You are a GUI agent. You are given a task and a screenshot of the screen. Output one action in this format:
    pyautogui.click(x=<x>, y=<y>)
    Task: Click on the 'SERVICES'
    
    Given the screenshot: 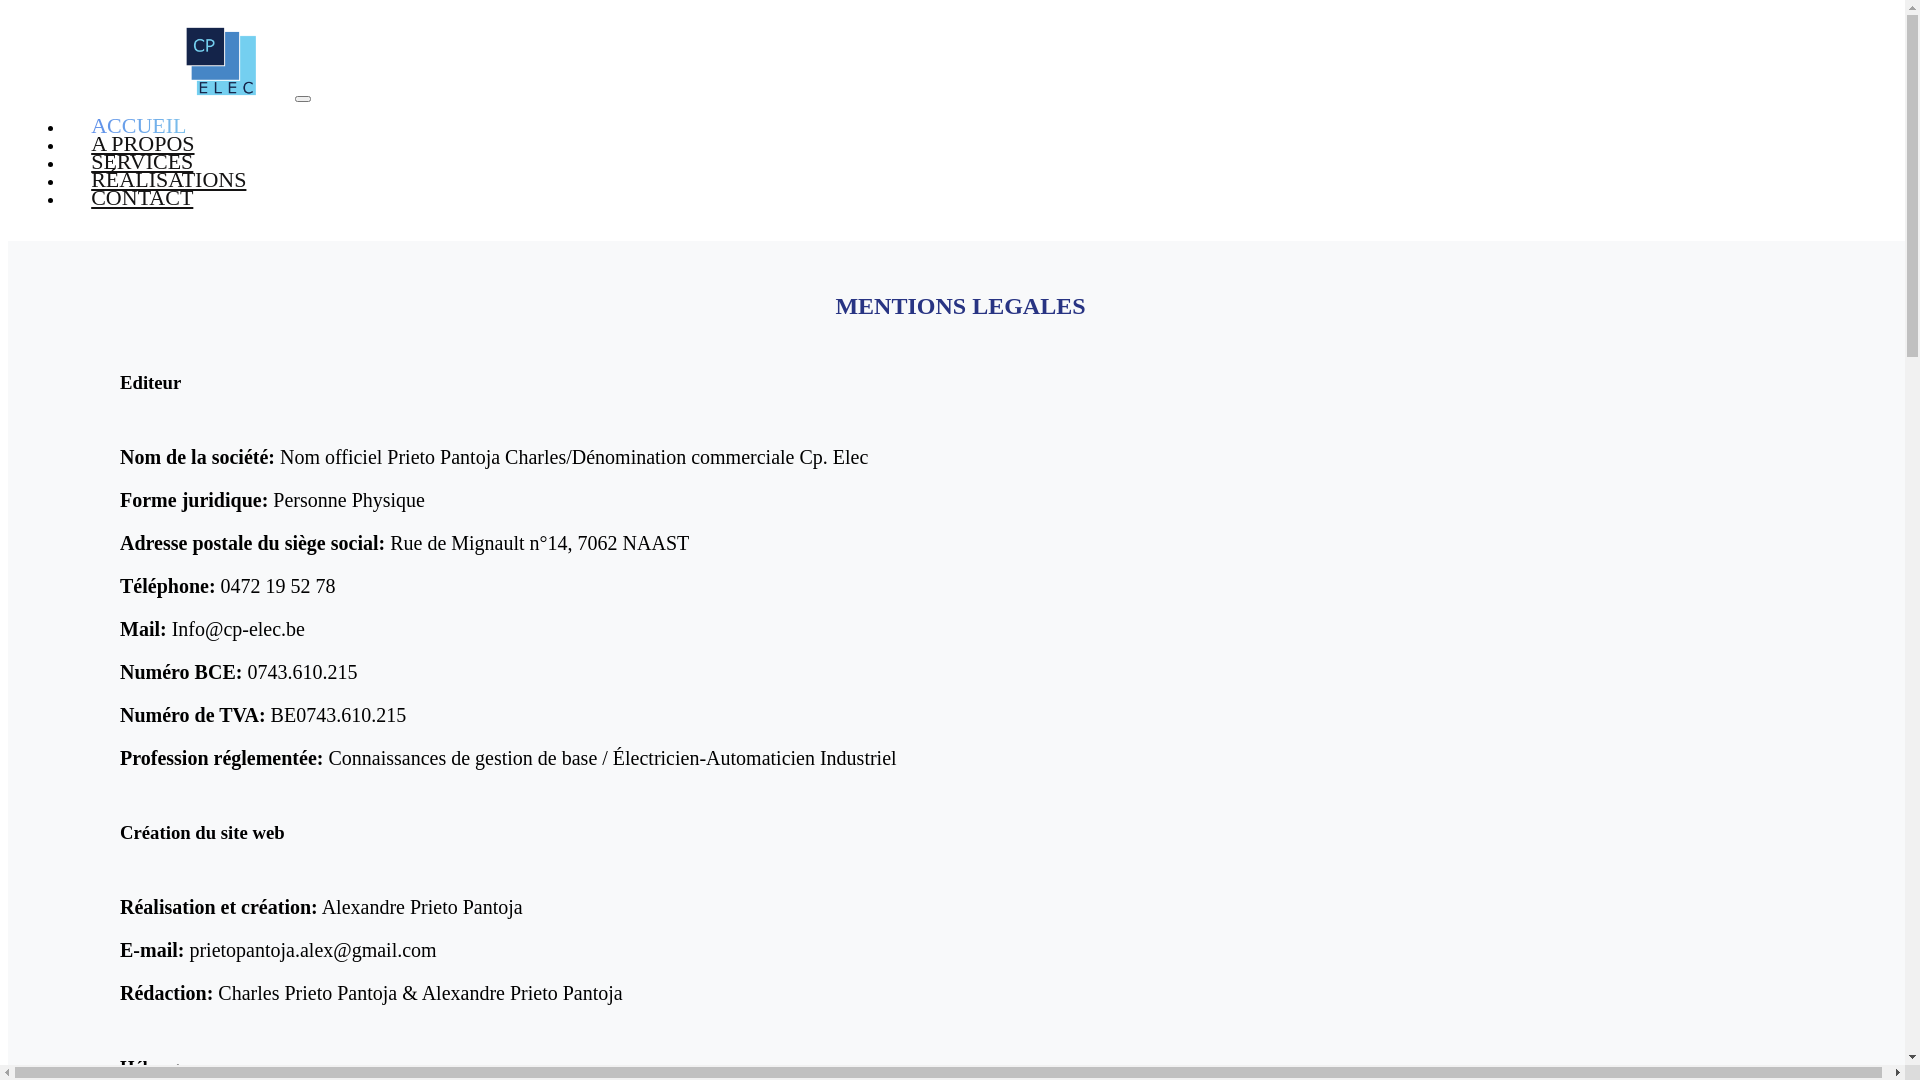 What is the action you would take?
    pyautogui.click(x=63, y=160)
    